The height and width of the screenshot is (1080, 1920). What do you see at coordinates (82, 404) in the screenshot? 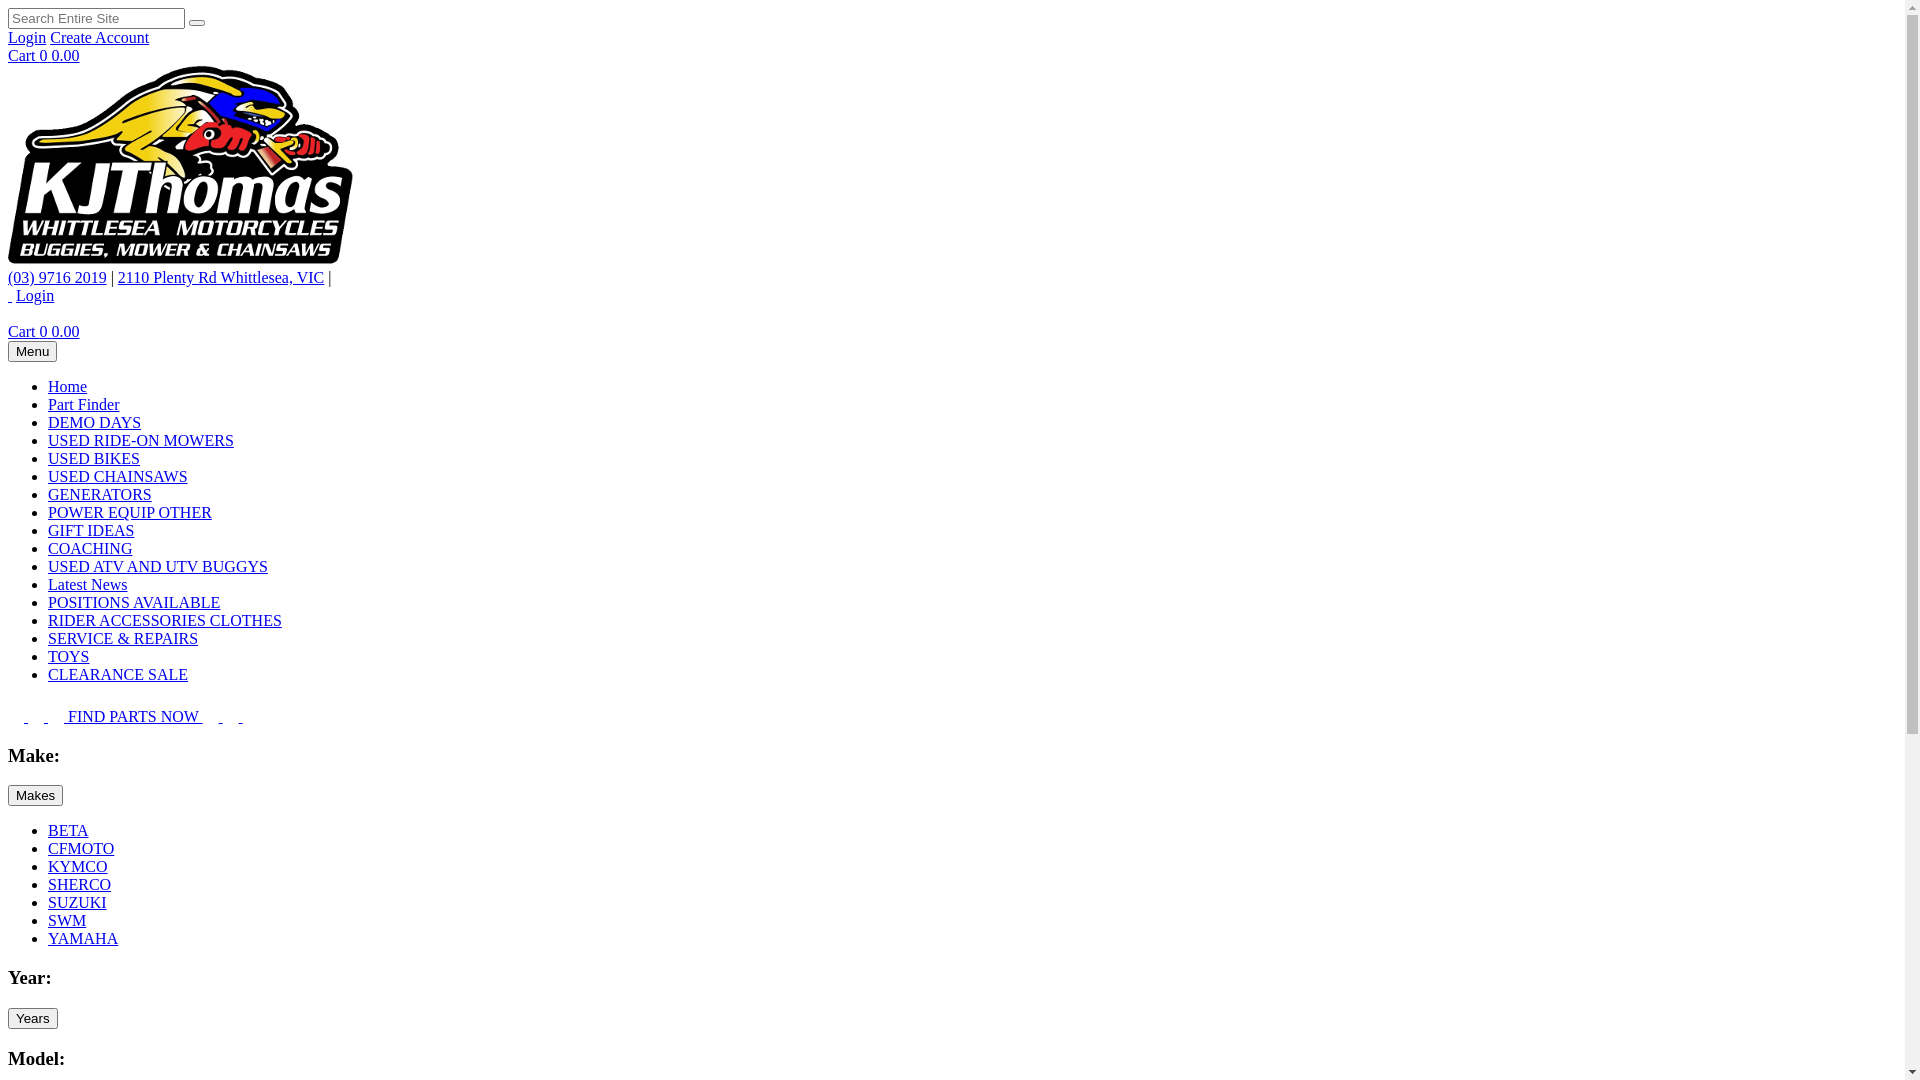
I see `'Part Finder'` at bounding box center [82, 404].